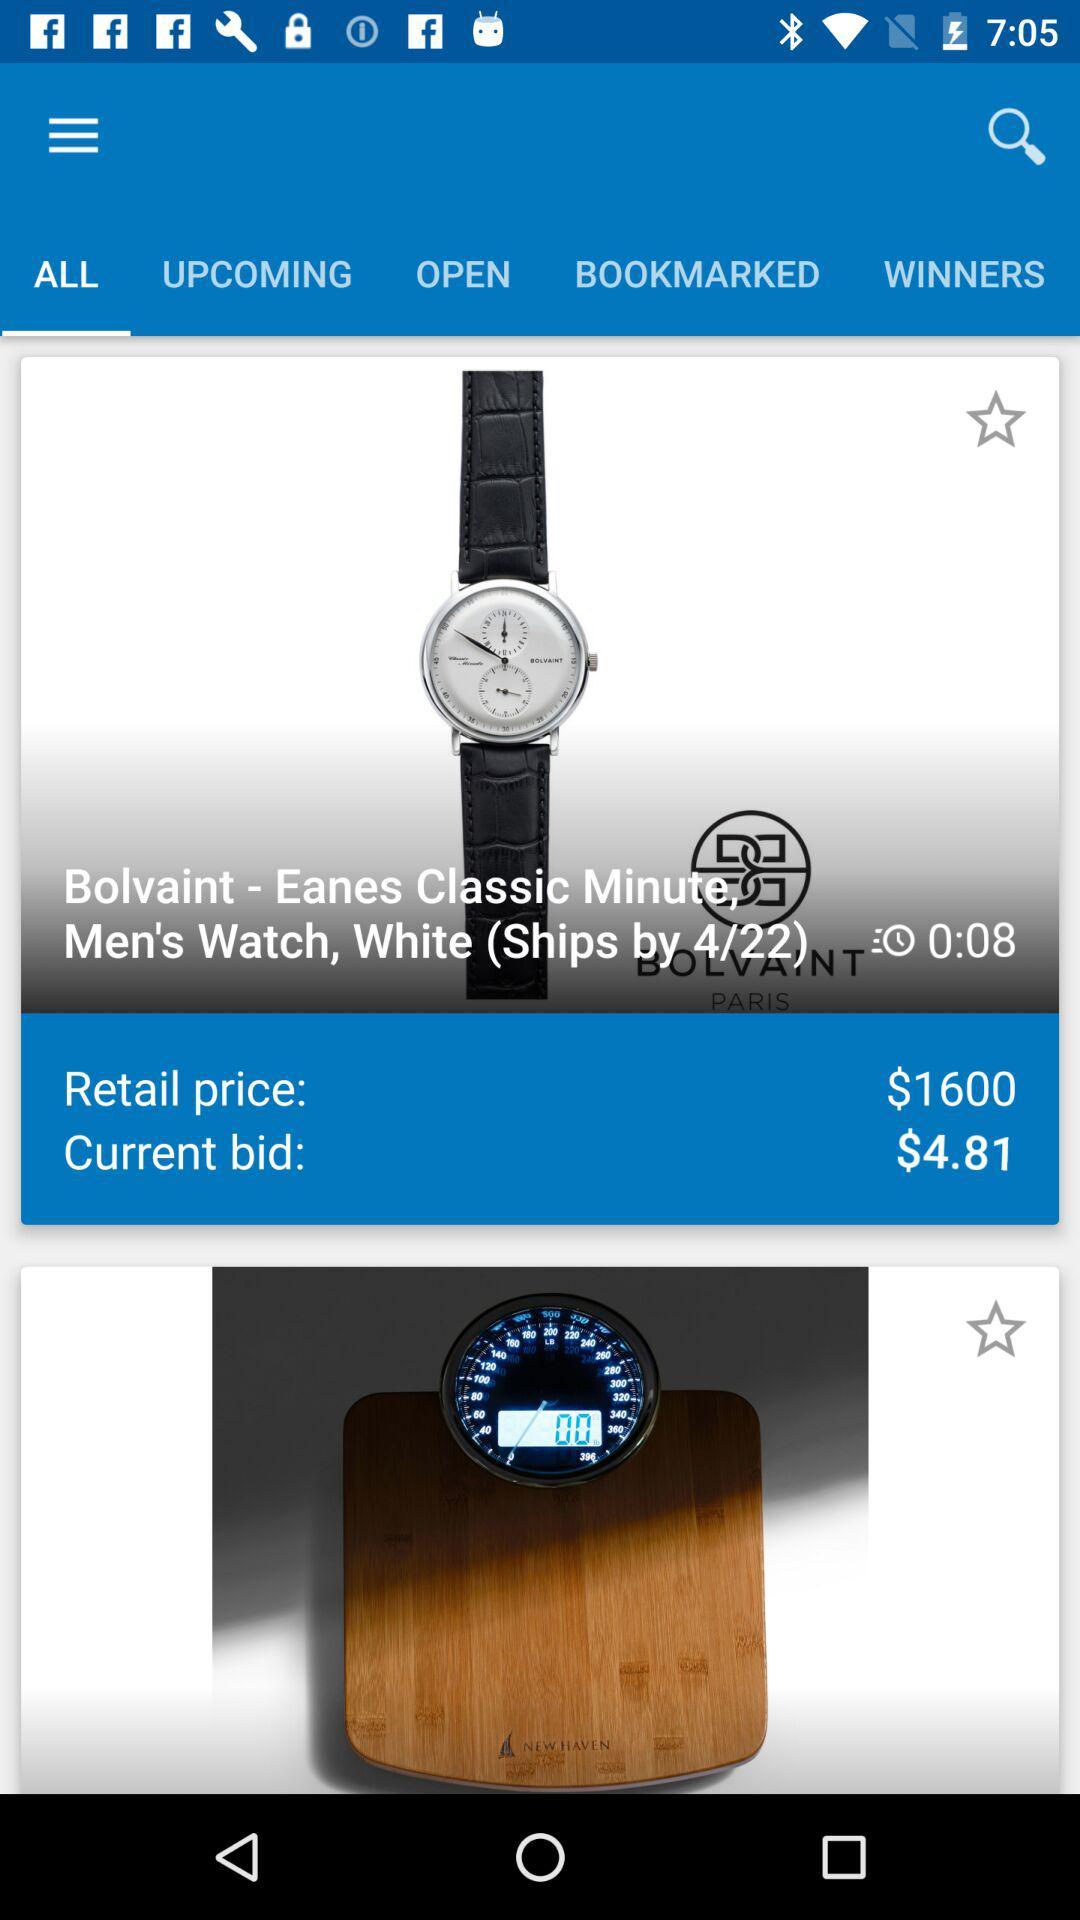 Image resolution: width=1080 pixels, height=1920 pixels. I want to click on to favorites, so click(995, 419).